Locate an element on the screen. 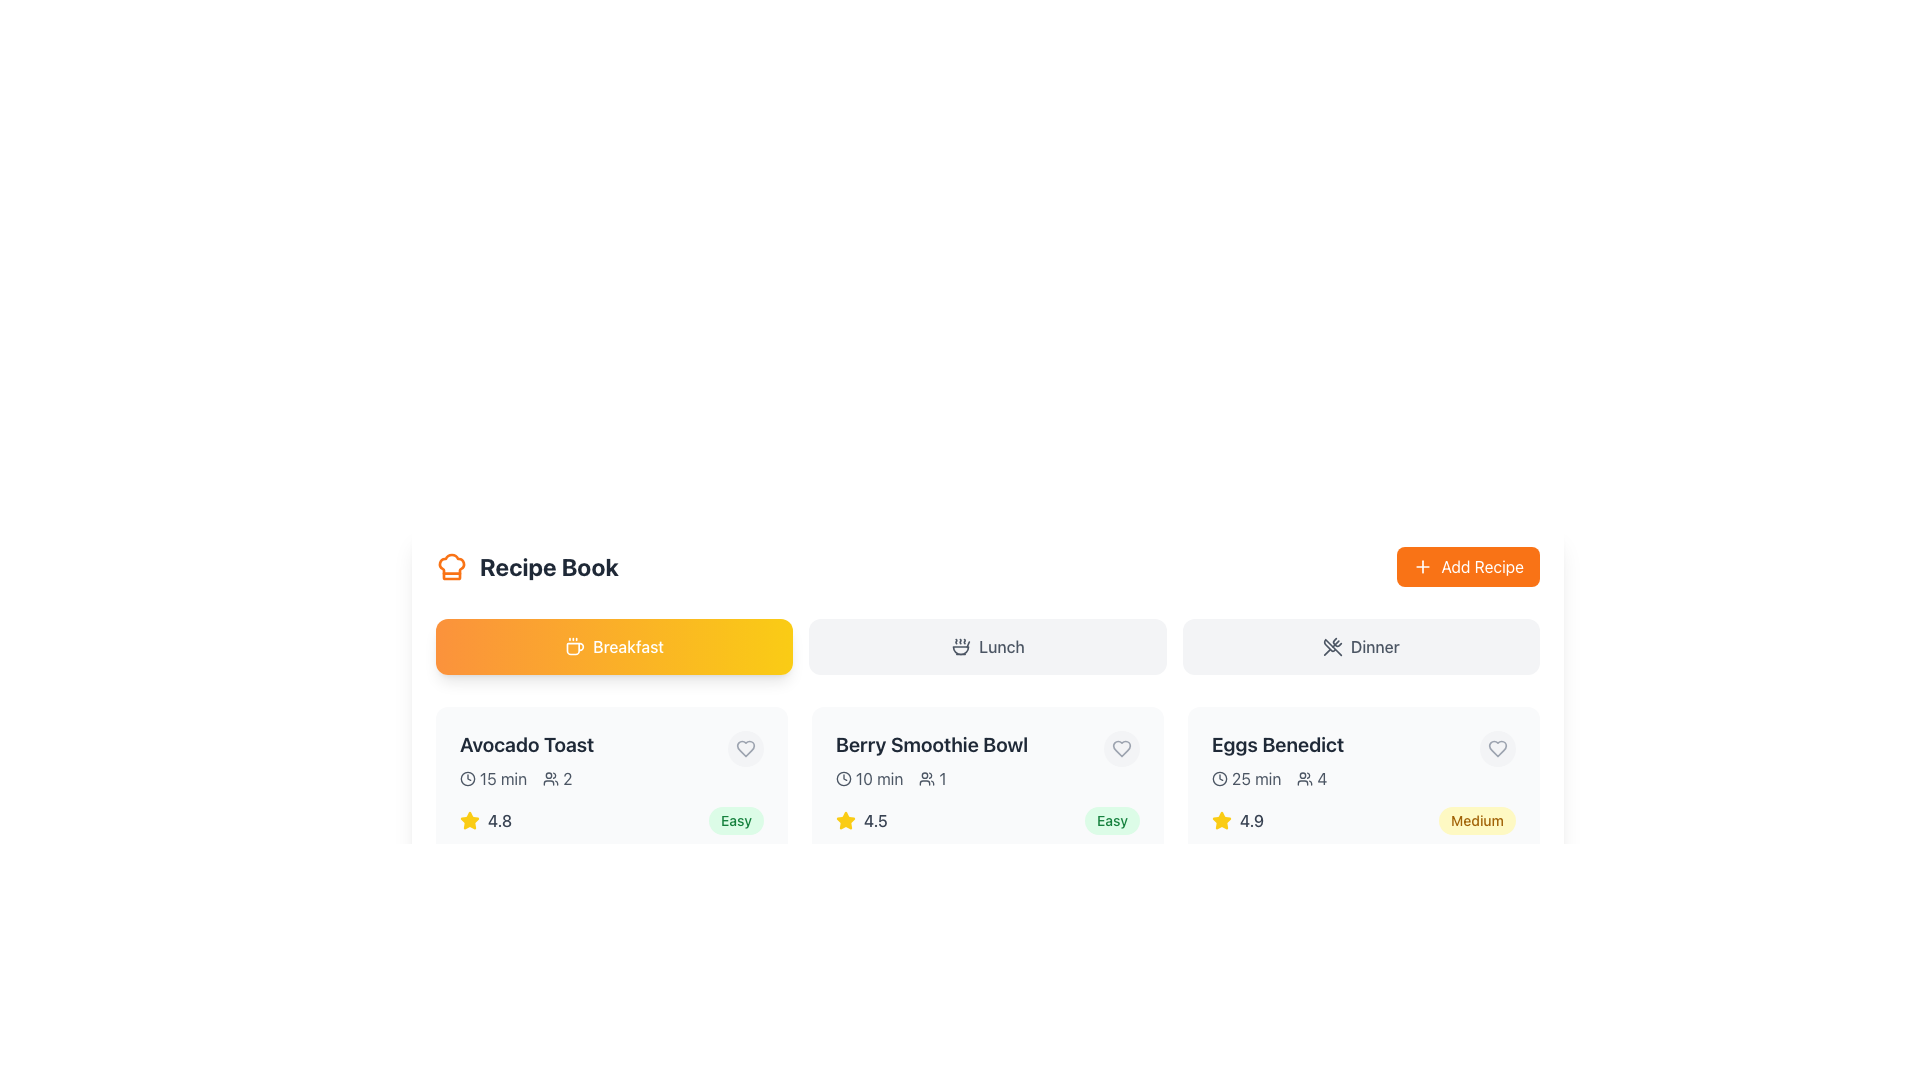 This screenshot has width=1920, height=1080. the rounded rectangular button with a light gray background labeled 'Lunch' is located at coordinates (988, 647).